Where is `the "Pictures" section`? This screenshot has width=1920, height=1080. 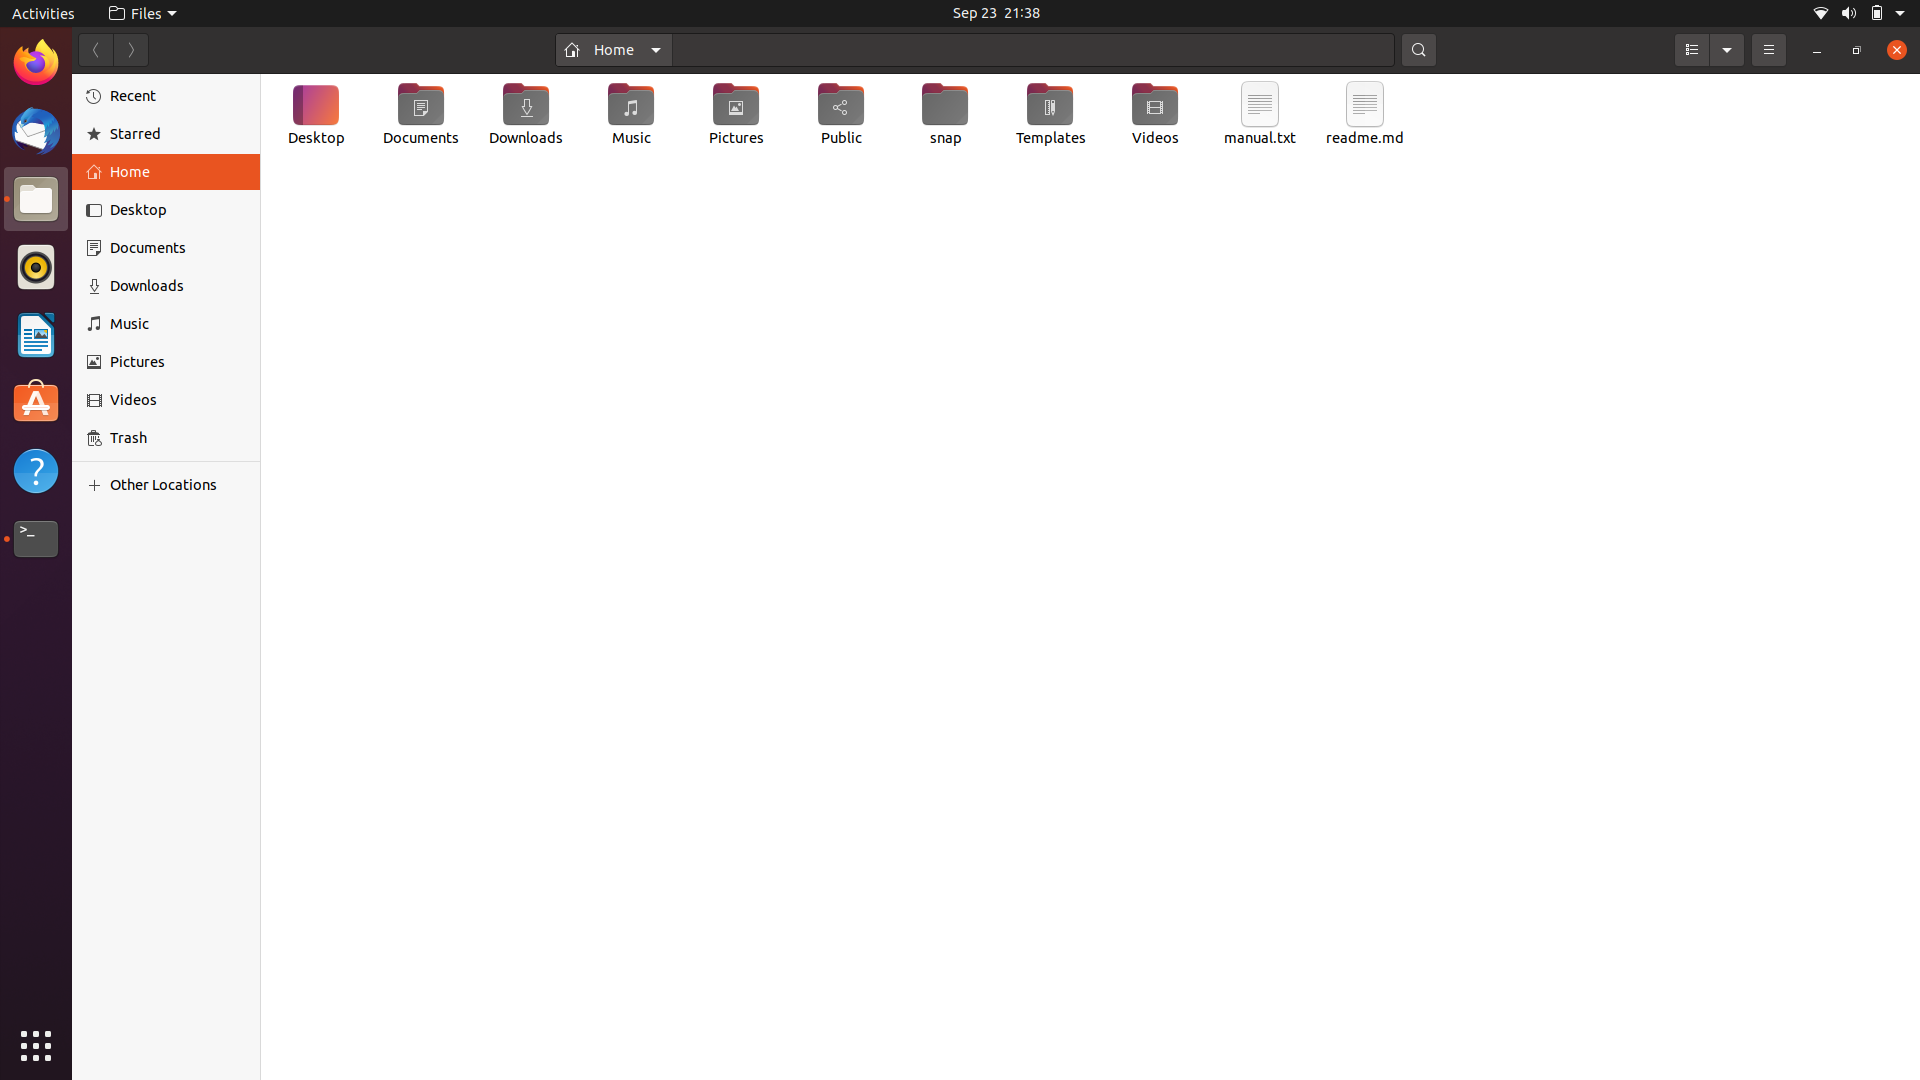 the "Pictures" section is located at coordinates (169, 363).